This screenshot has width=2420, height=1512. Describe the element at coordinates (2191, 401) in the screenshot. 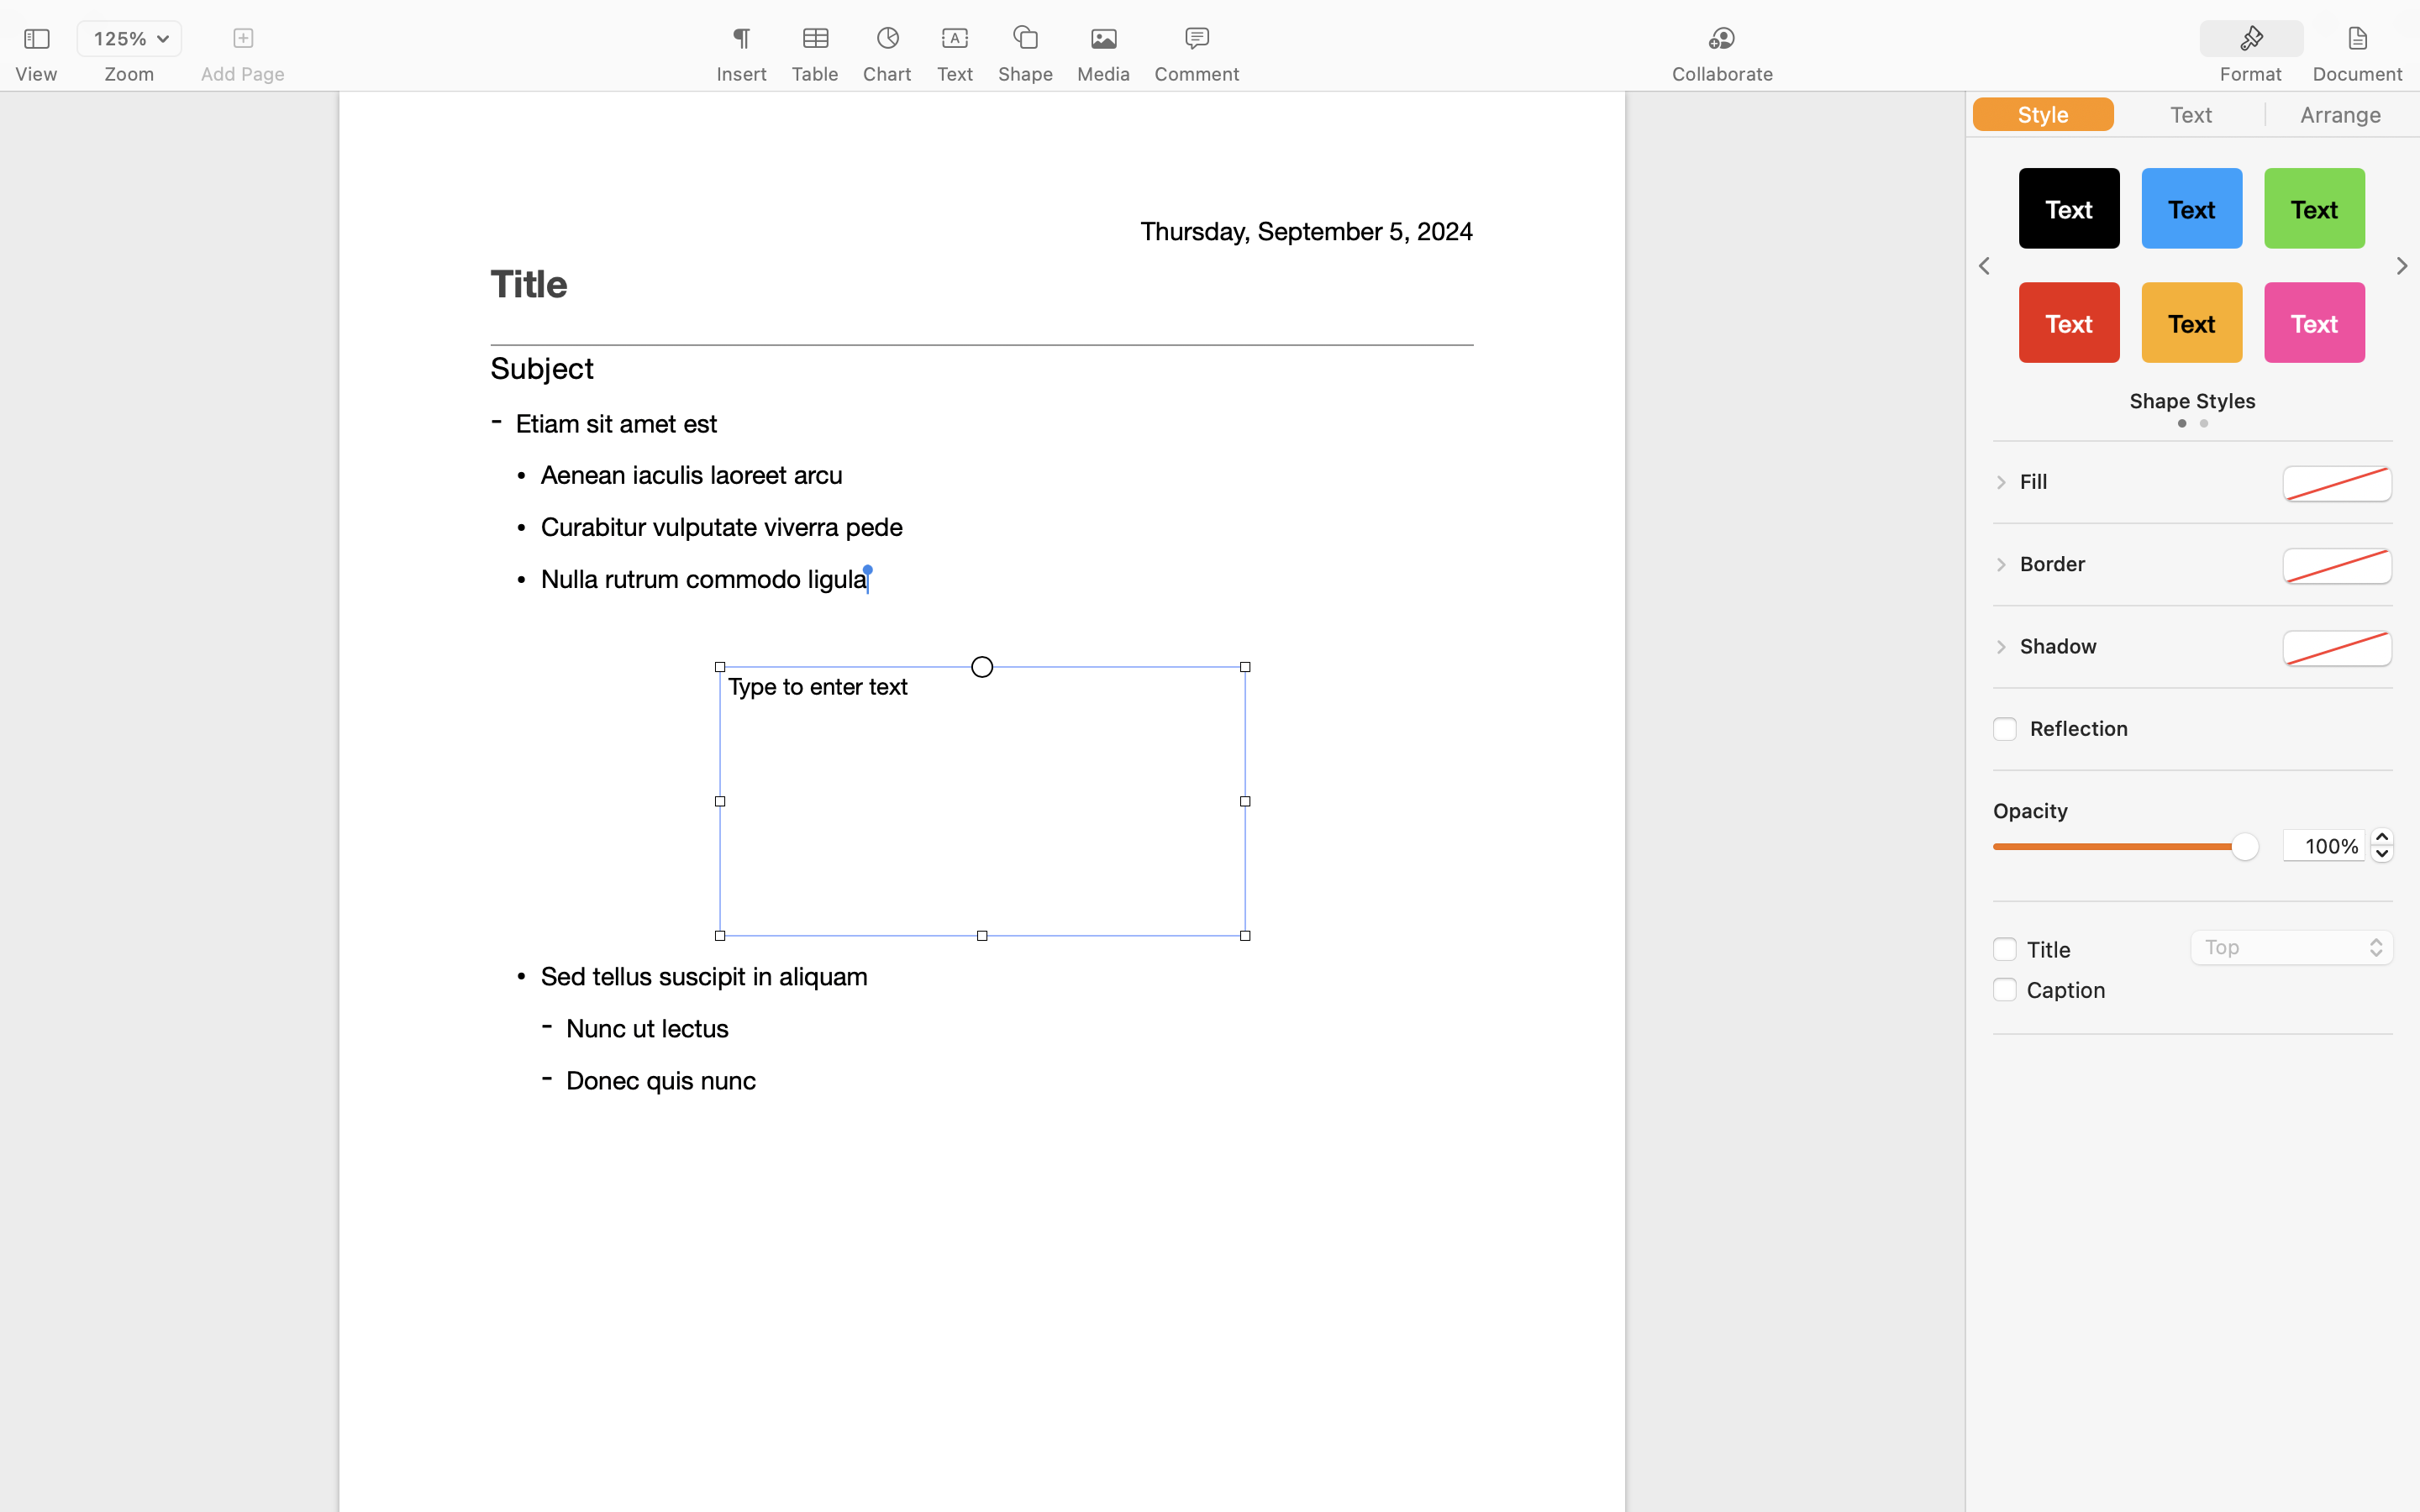

I see `'Shape Styles'` at that location.